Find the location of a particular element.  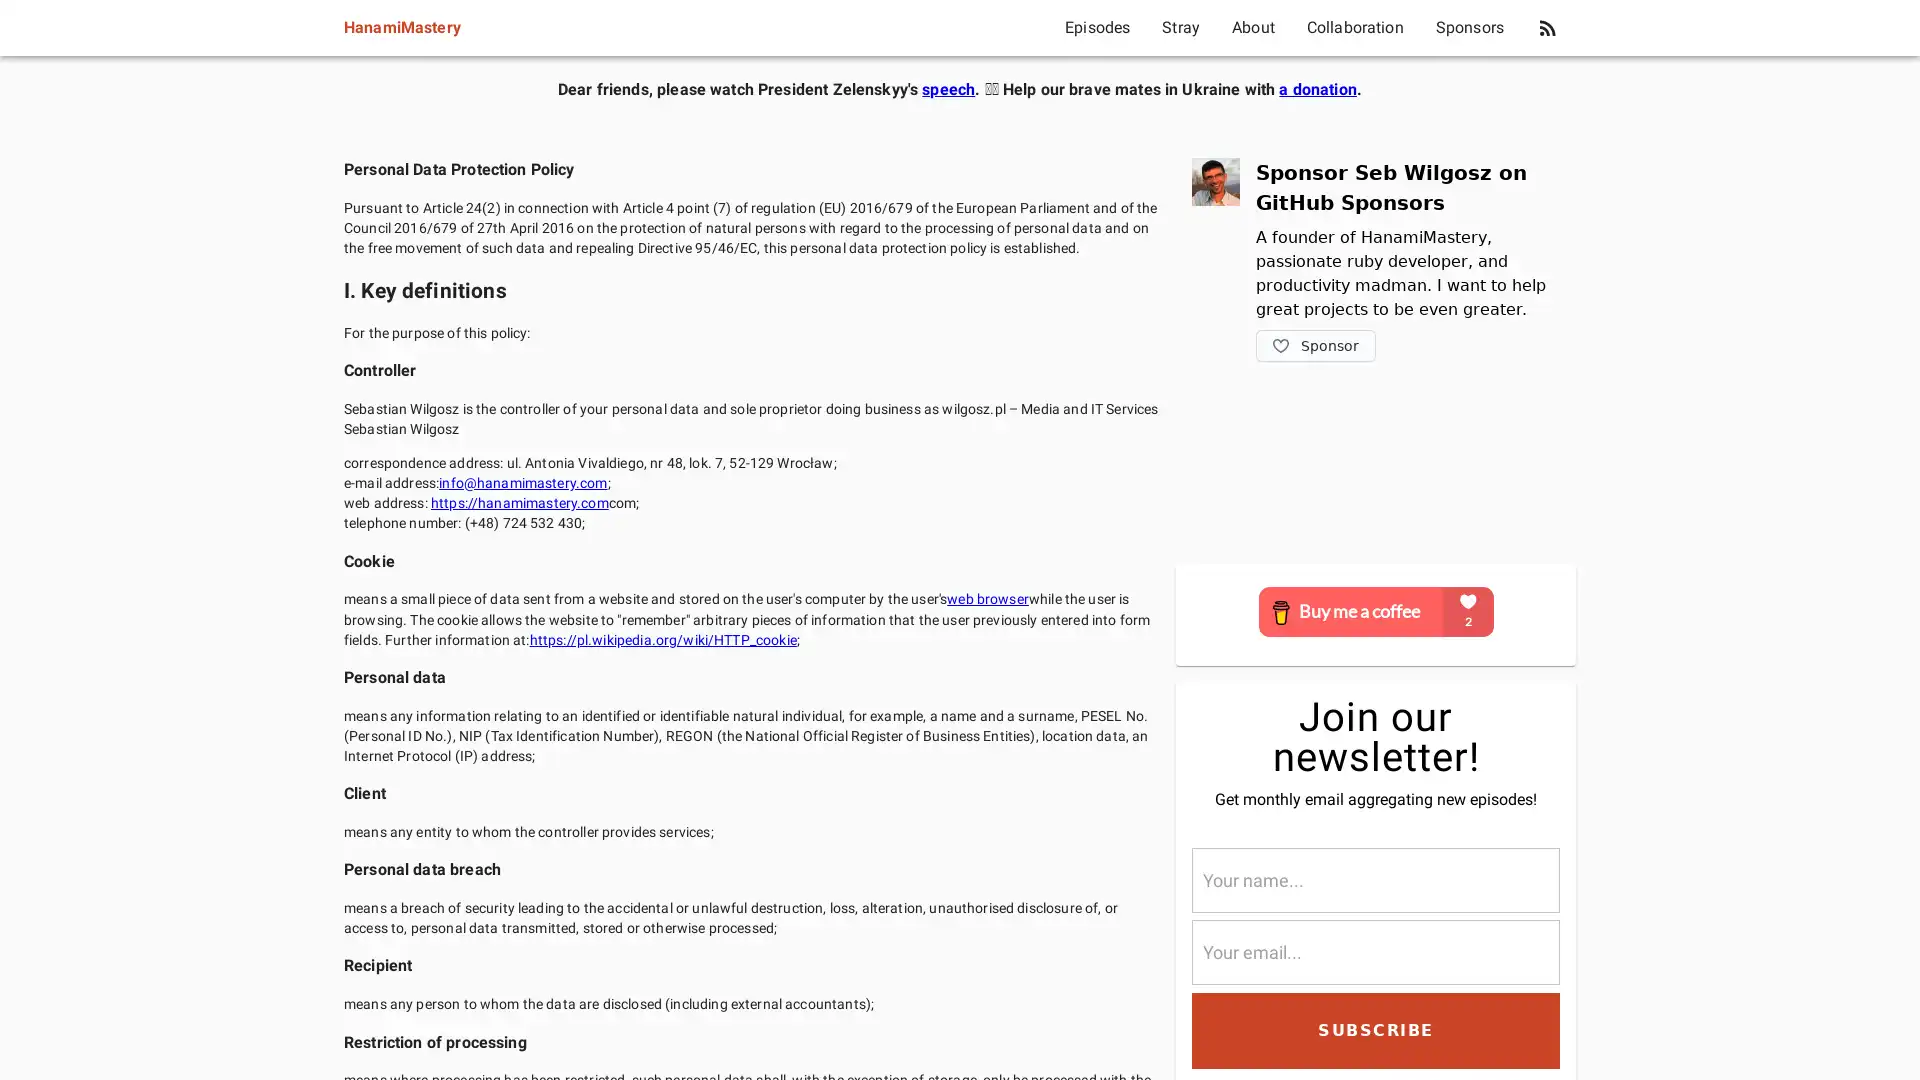

SUBSCRIBE is located at coordinates (1375, 1029).